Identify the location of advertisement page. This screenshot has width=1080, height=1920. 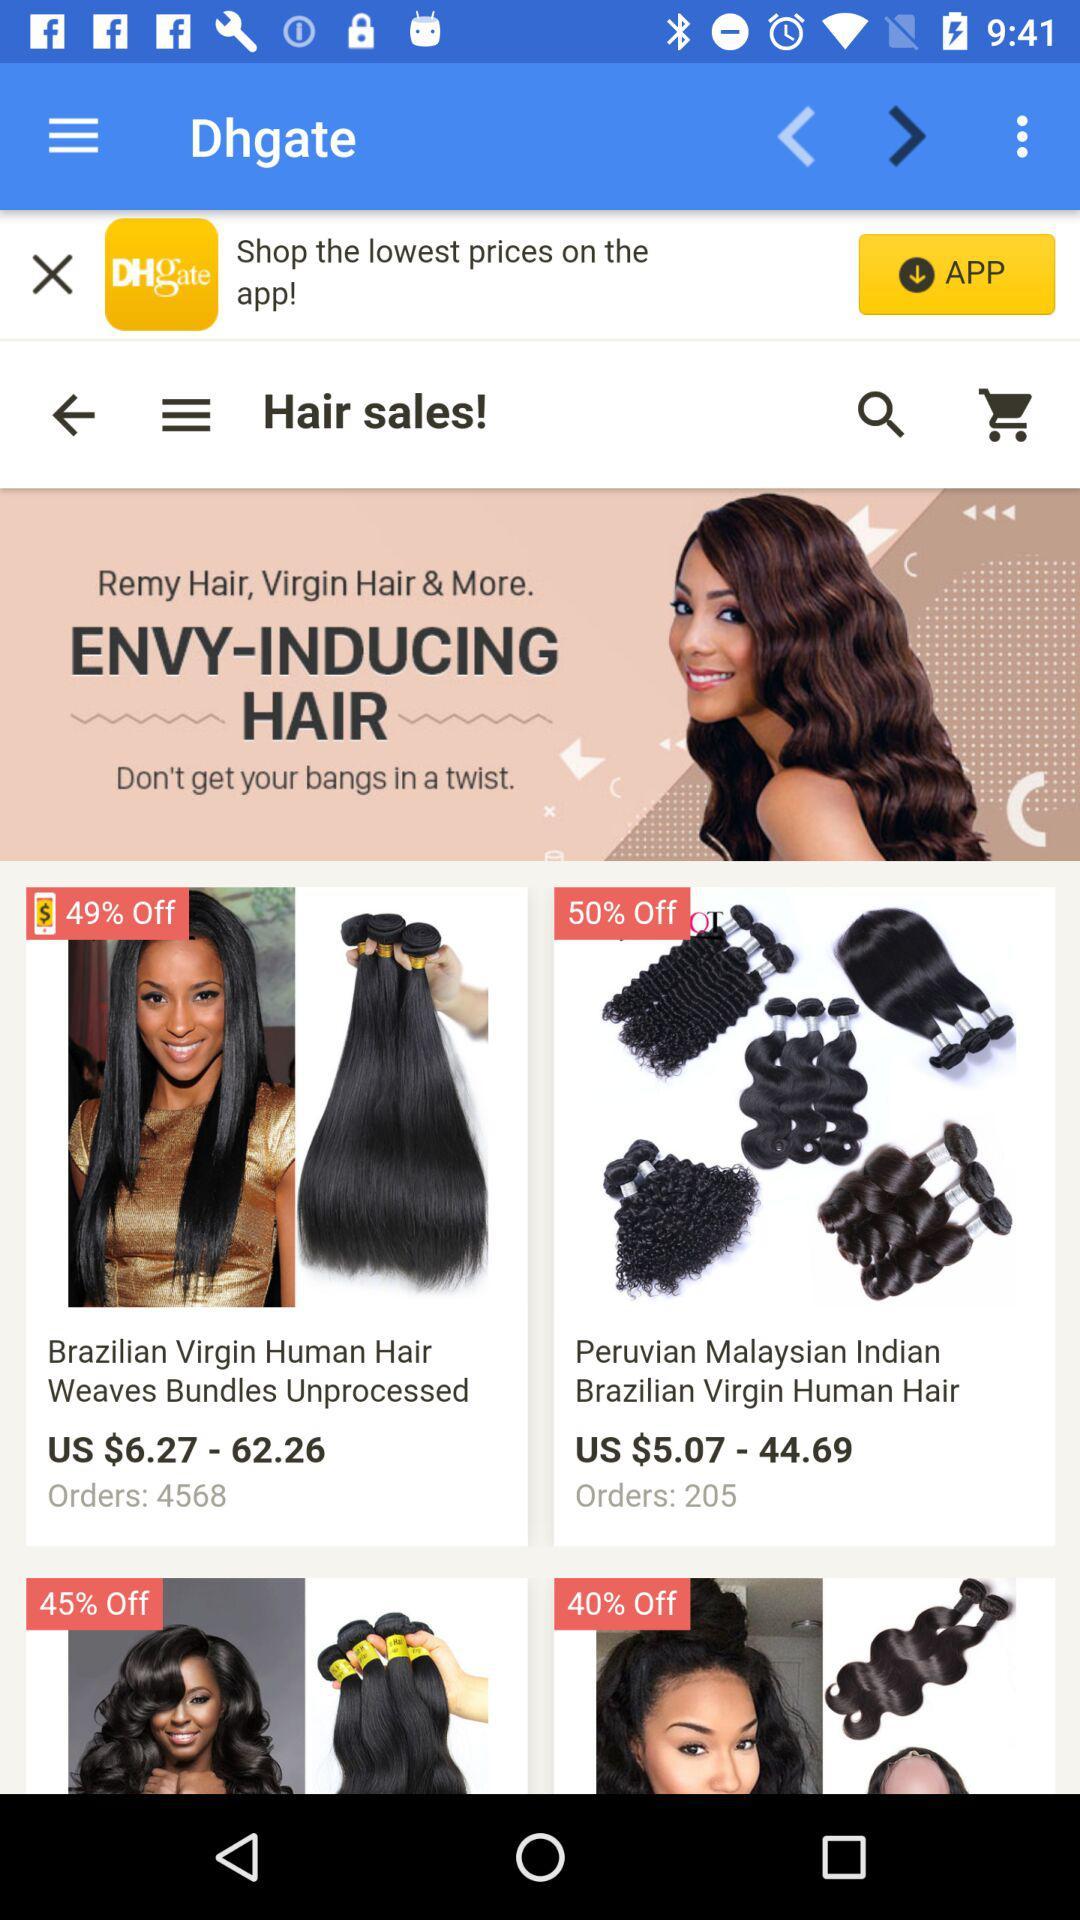
(540, 1002).